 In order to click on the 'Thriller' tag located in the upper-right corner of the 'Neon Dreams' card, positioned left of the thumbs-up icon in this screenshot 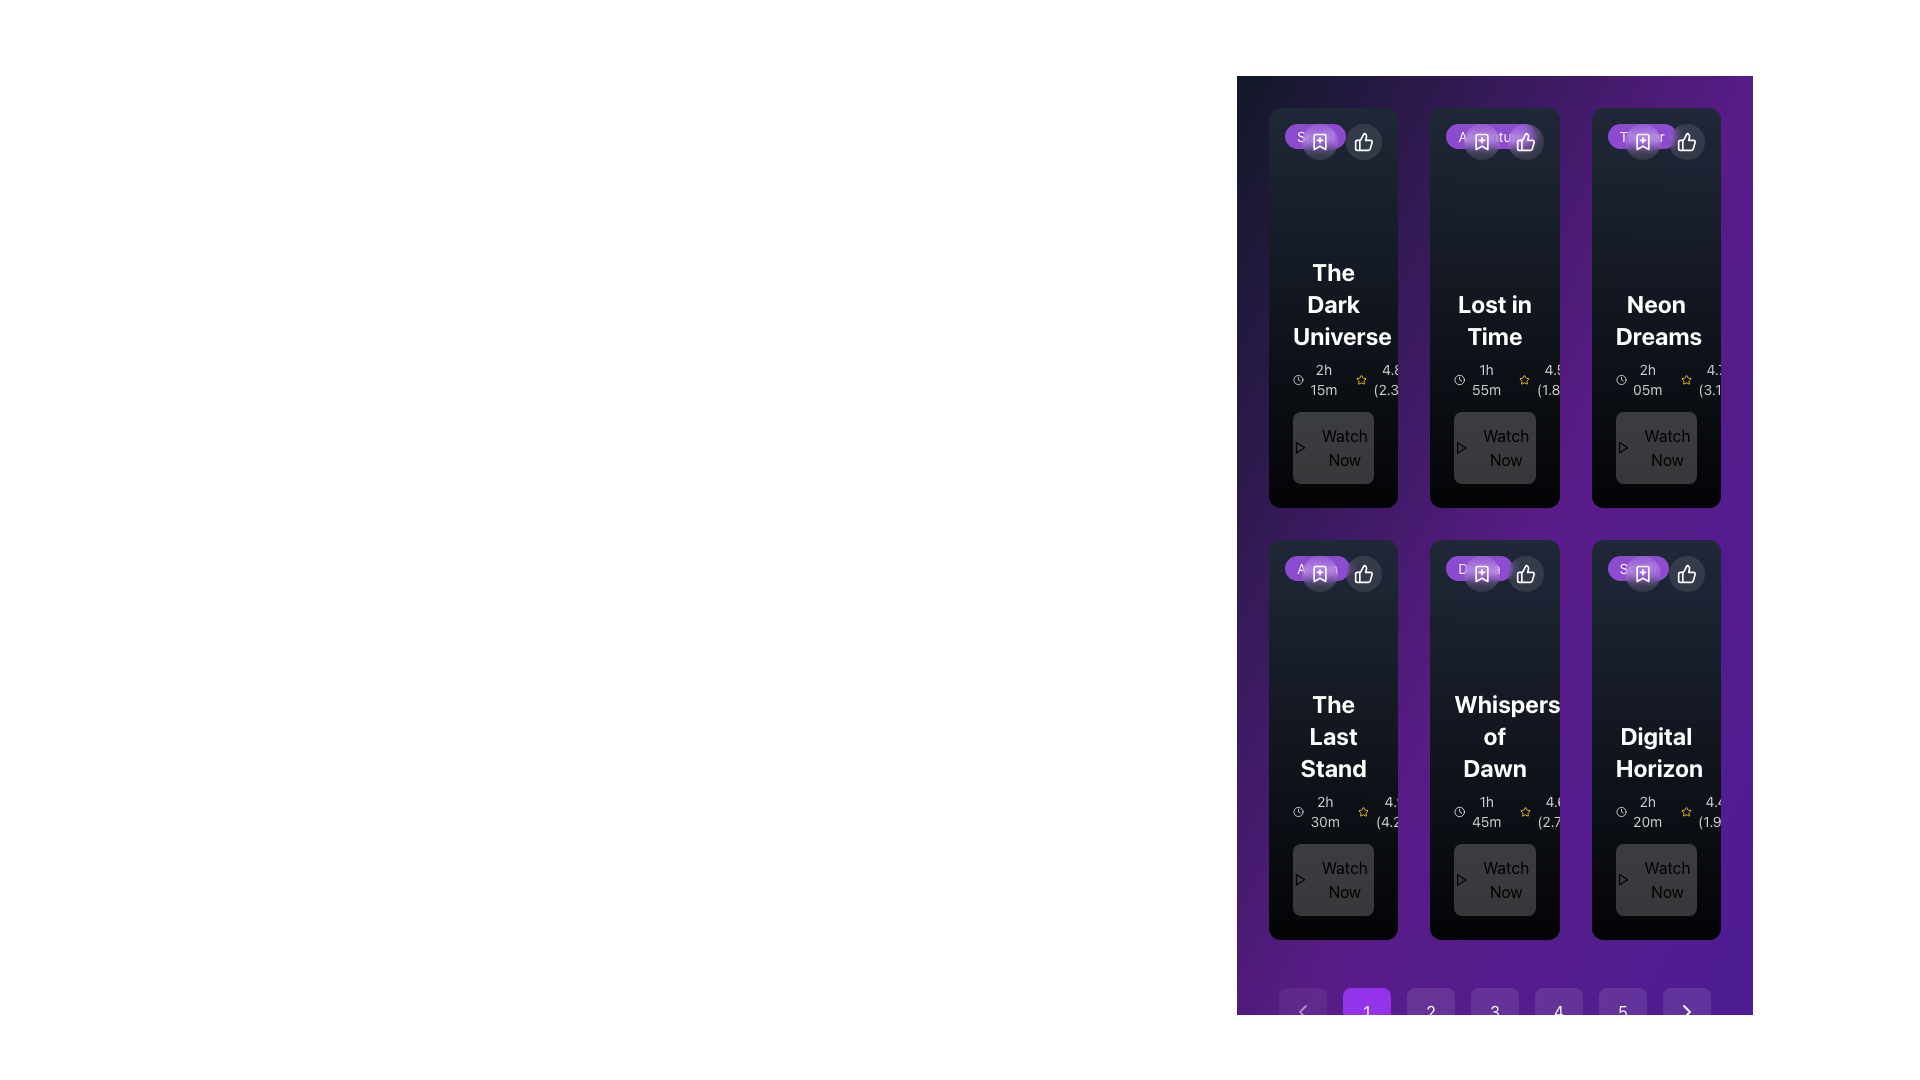, I will do `click(1642, 135)`.